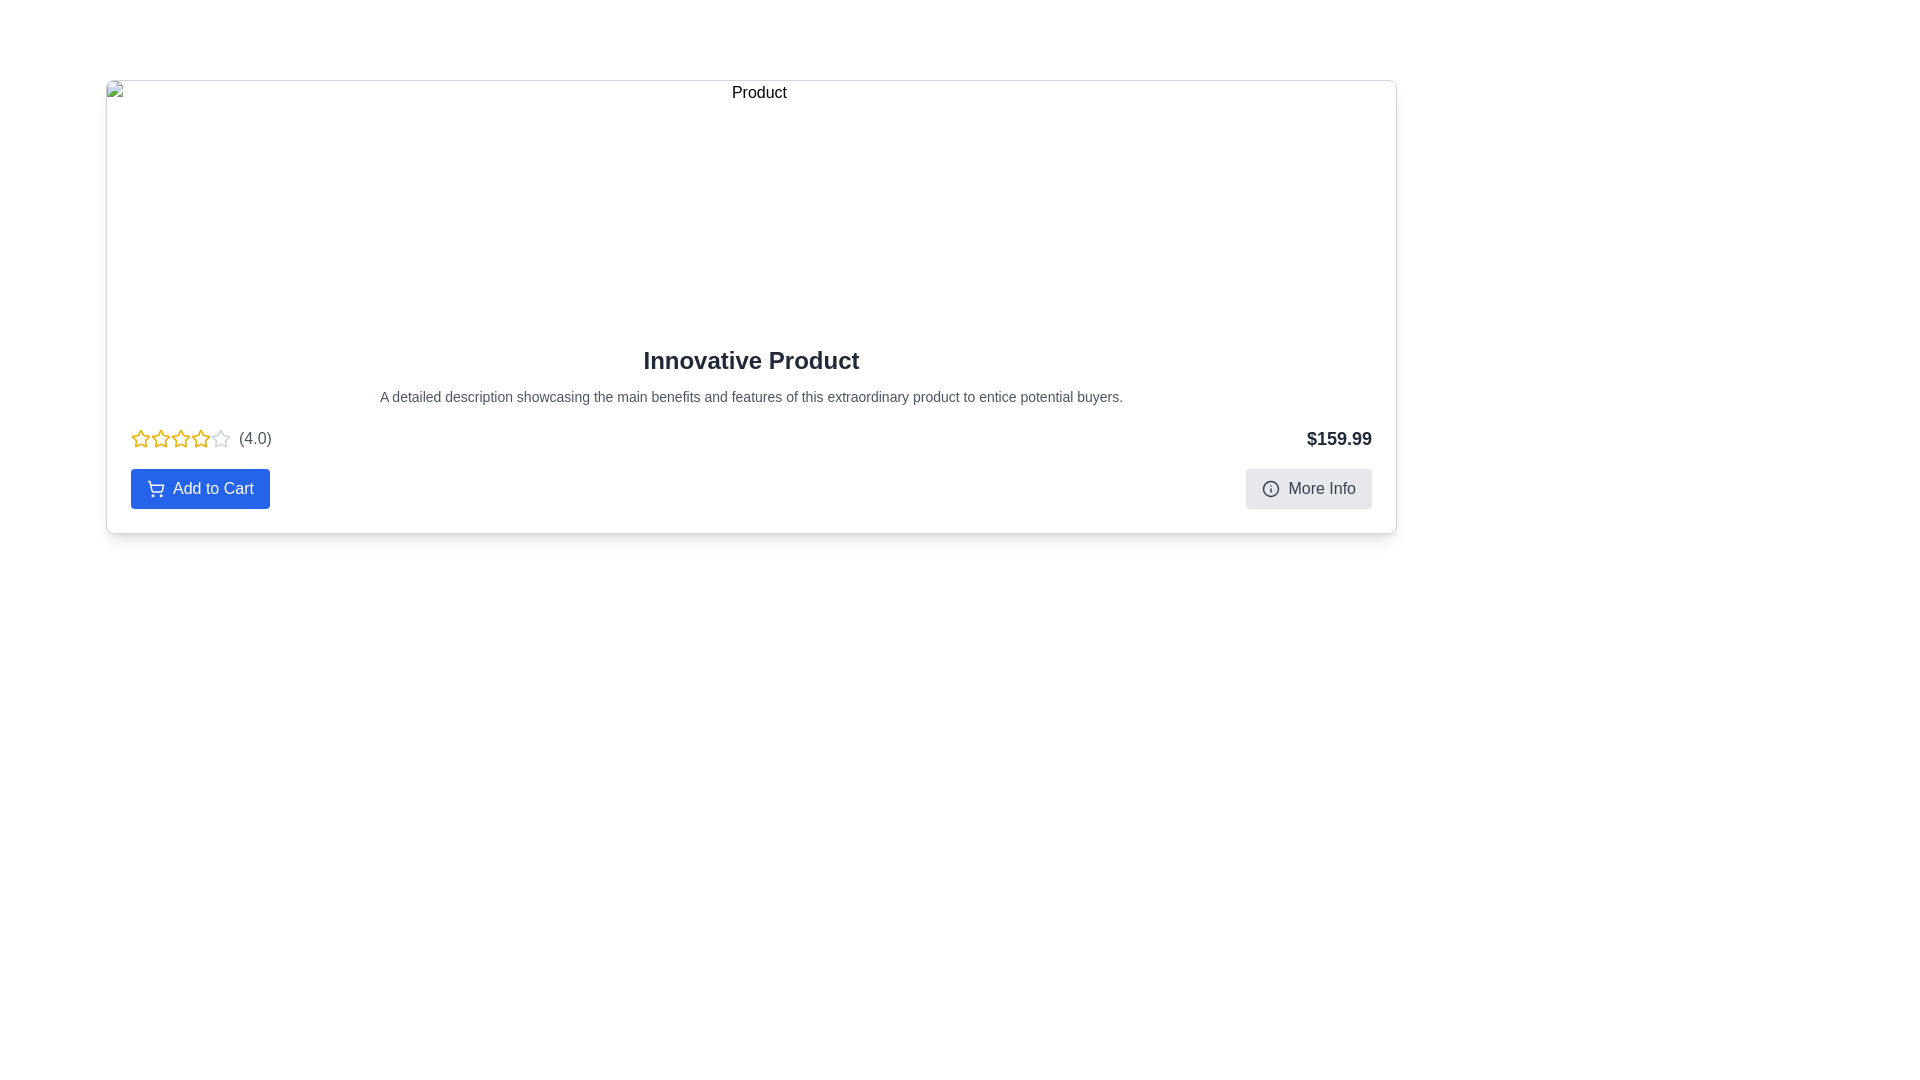 This screenshot has height=1080, width=1920. I want to click on the second star-shaped icon with a yellow outline and white interior in the 5-star rating system, located below the main product description to the left of the '(4.0)' rating text, so click(161, 437).